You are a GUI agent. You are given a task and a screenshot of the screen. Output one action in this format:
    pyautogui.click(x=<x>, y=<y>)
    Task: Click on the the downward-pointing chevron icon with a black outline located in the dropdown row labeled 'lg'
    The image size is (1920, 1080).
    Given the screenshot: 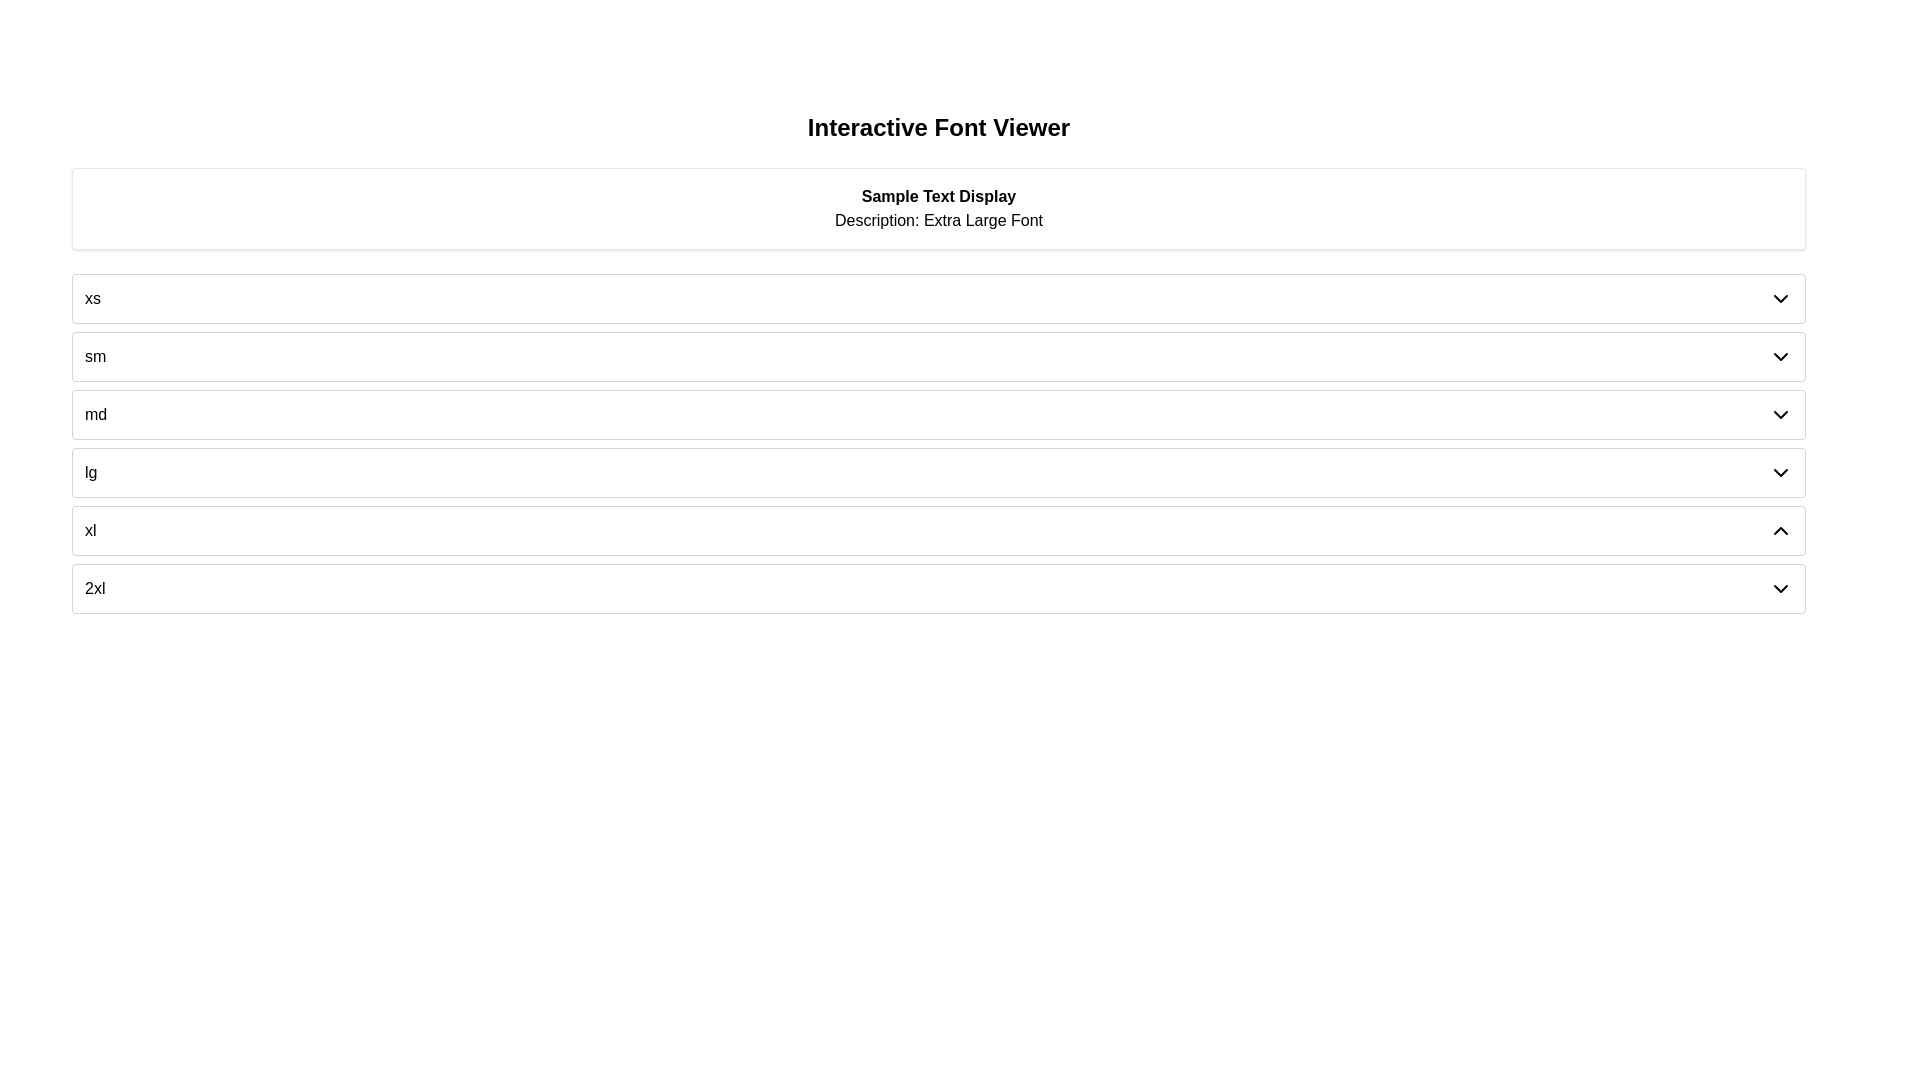 What is the action you would take?
    pyautogui.click(x=1780, y=473)
    